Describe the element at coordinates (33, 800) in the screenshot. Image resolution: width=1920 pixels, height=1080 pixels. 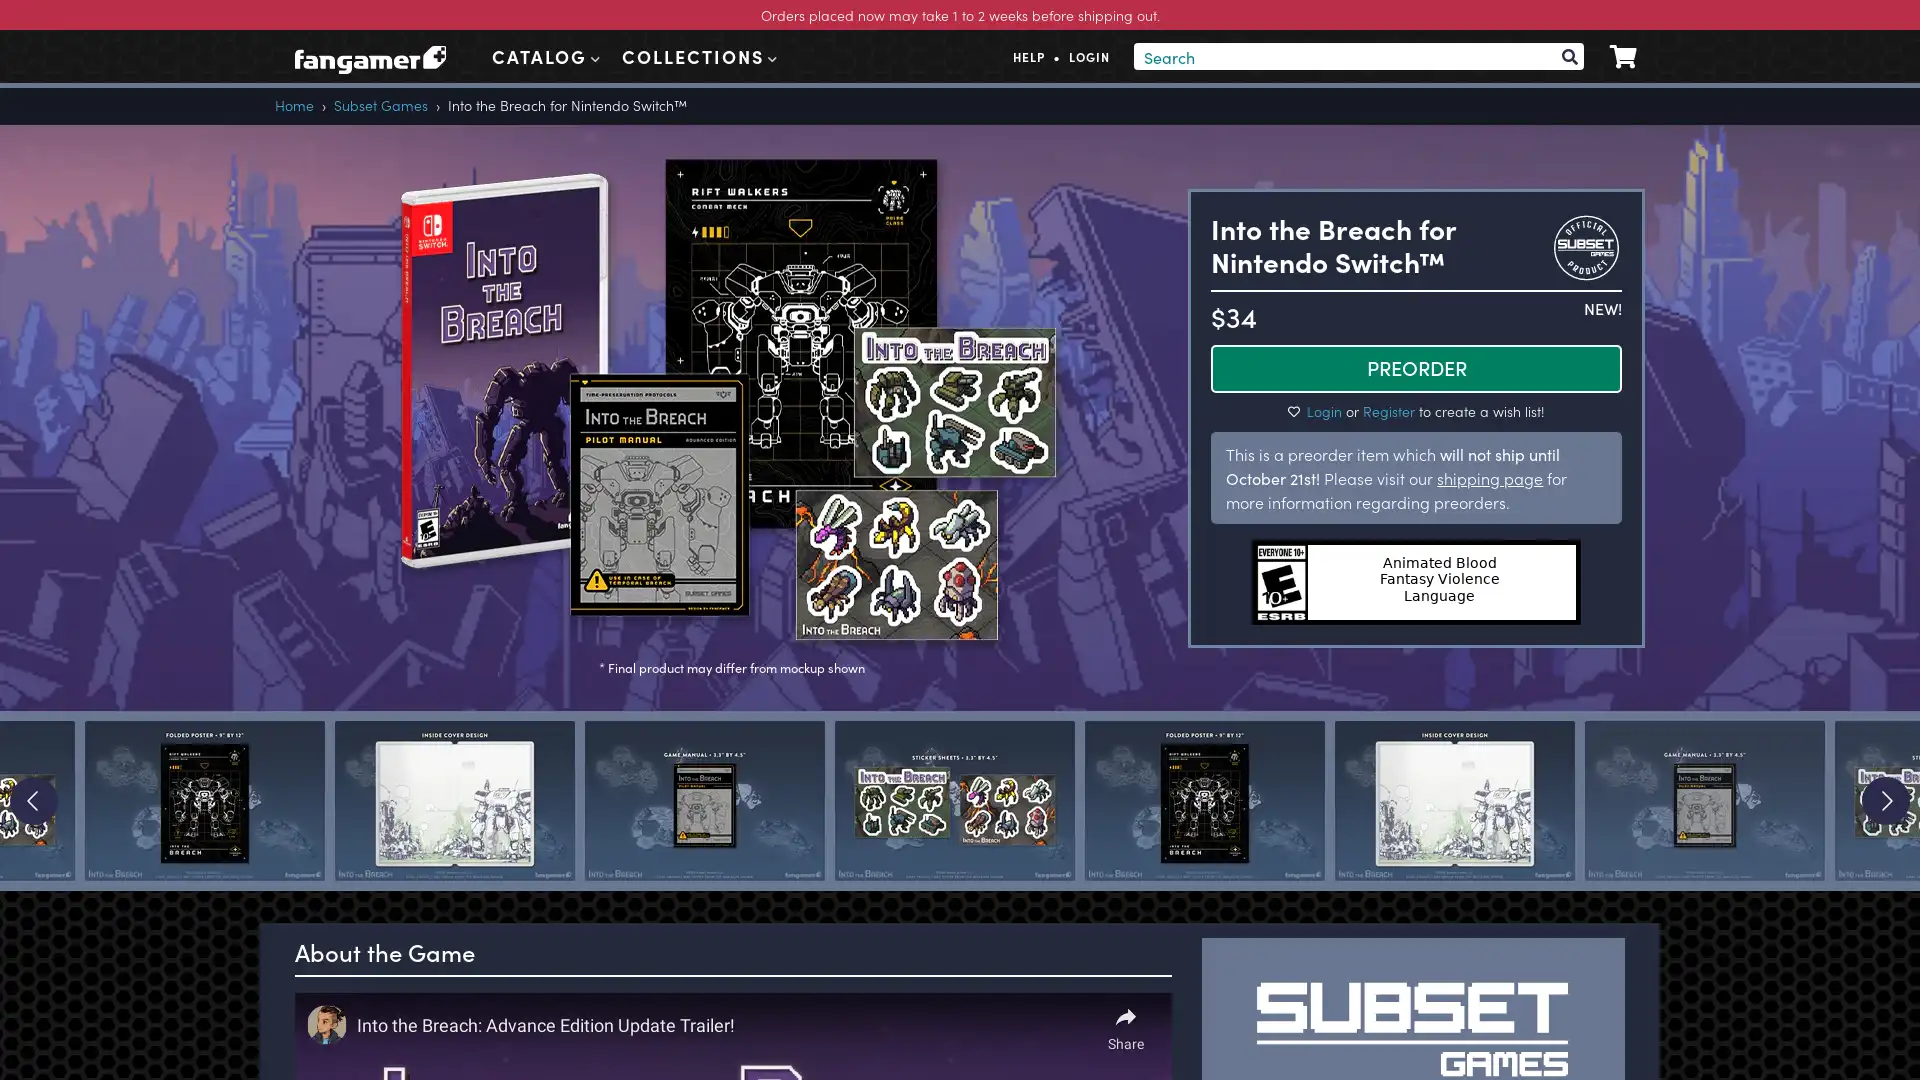
I see `Previous slide` at that location.